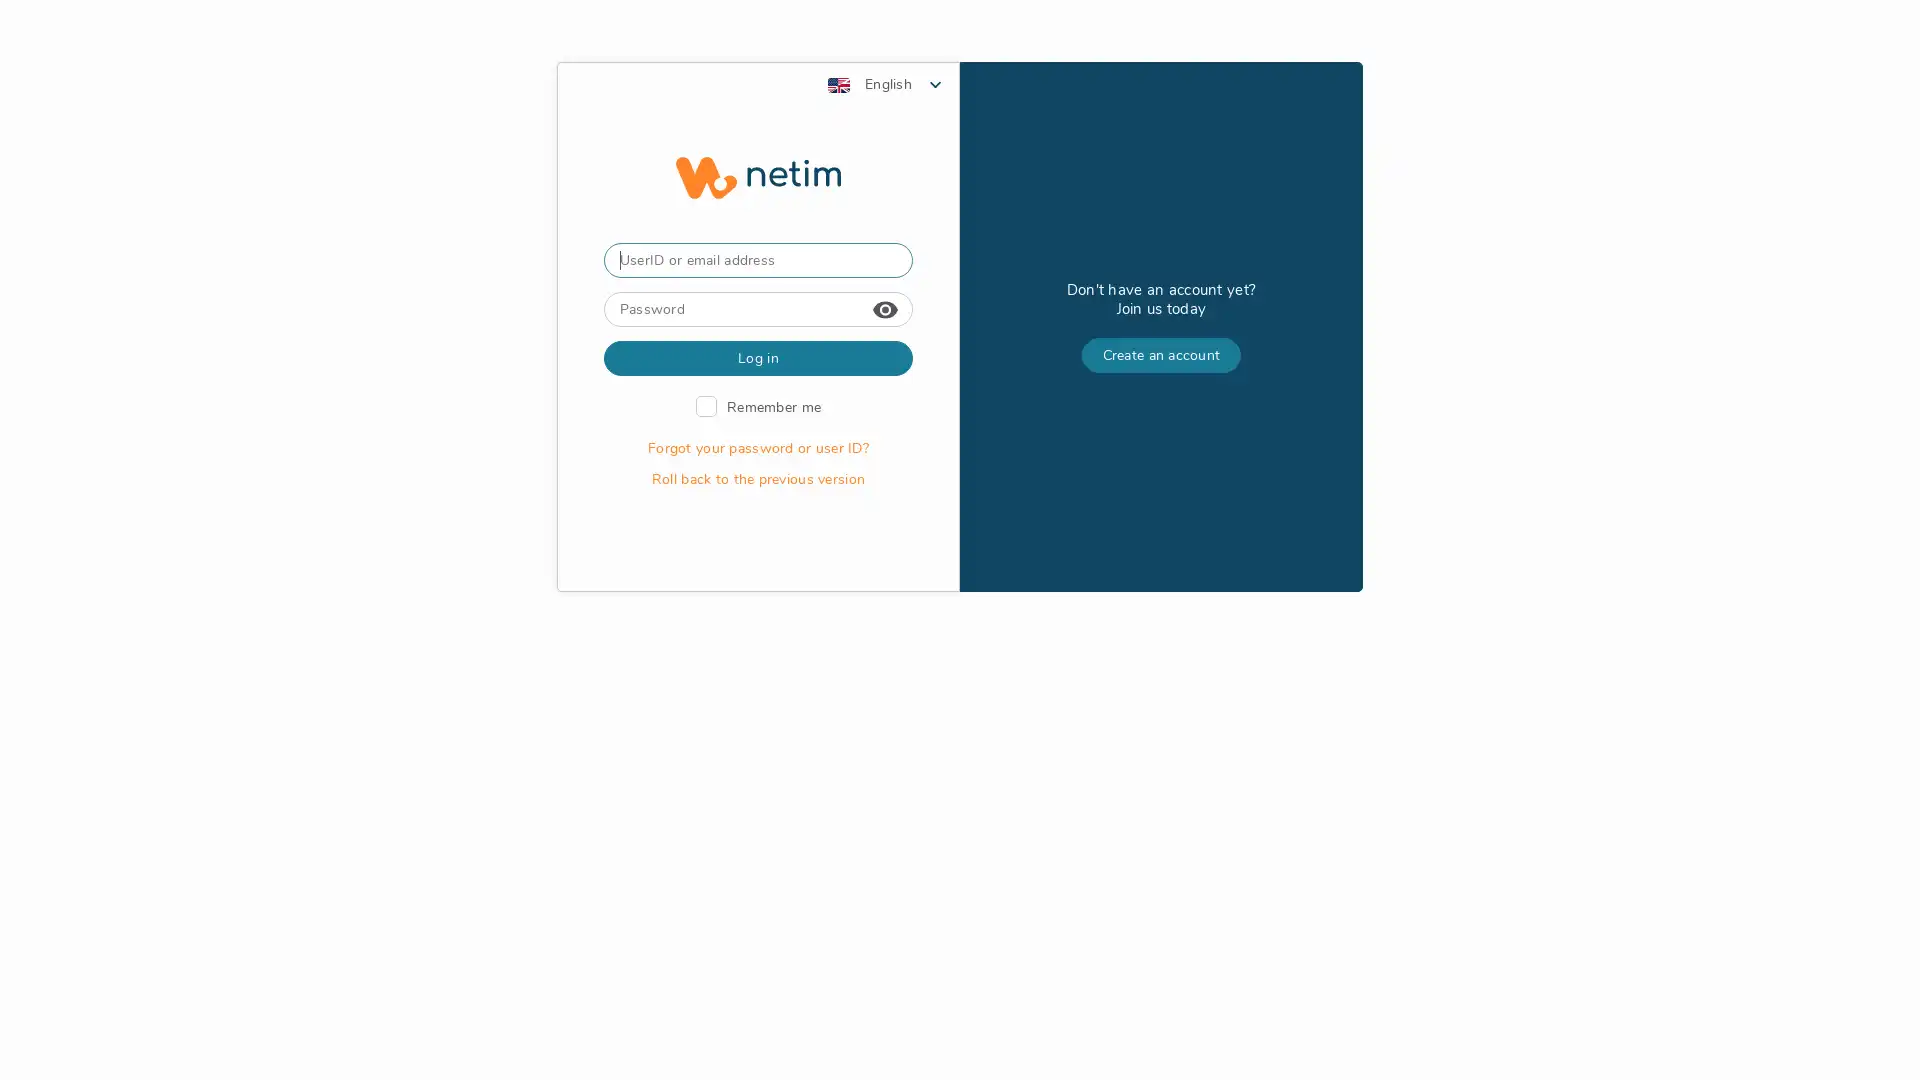  What do you see at coordinates (757, 571) in the screenshot?
I see `Log in` at bounding box center [757, 571].